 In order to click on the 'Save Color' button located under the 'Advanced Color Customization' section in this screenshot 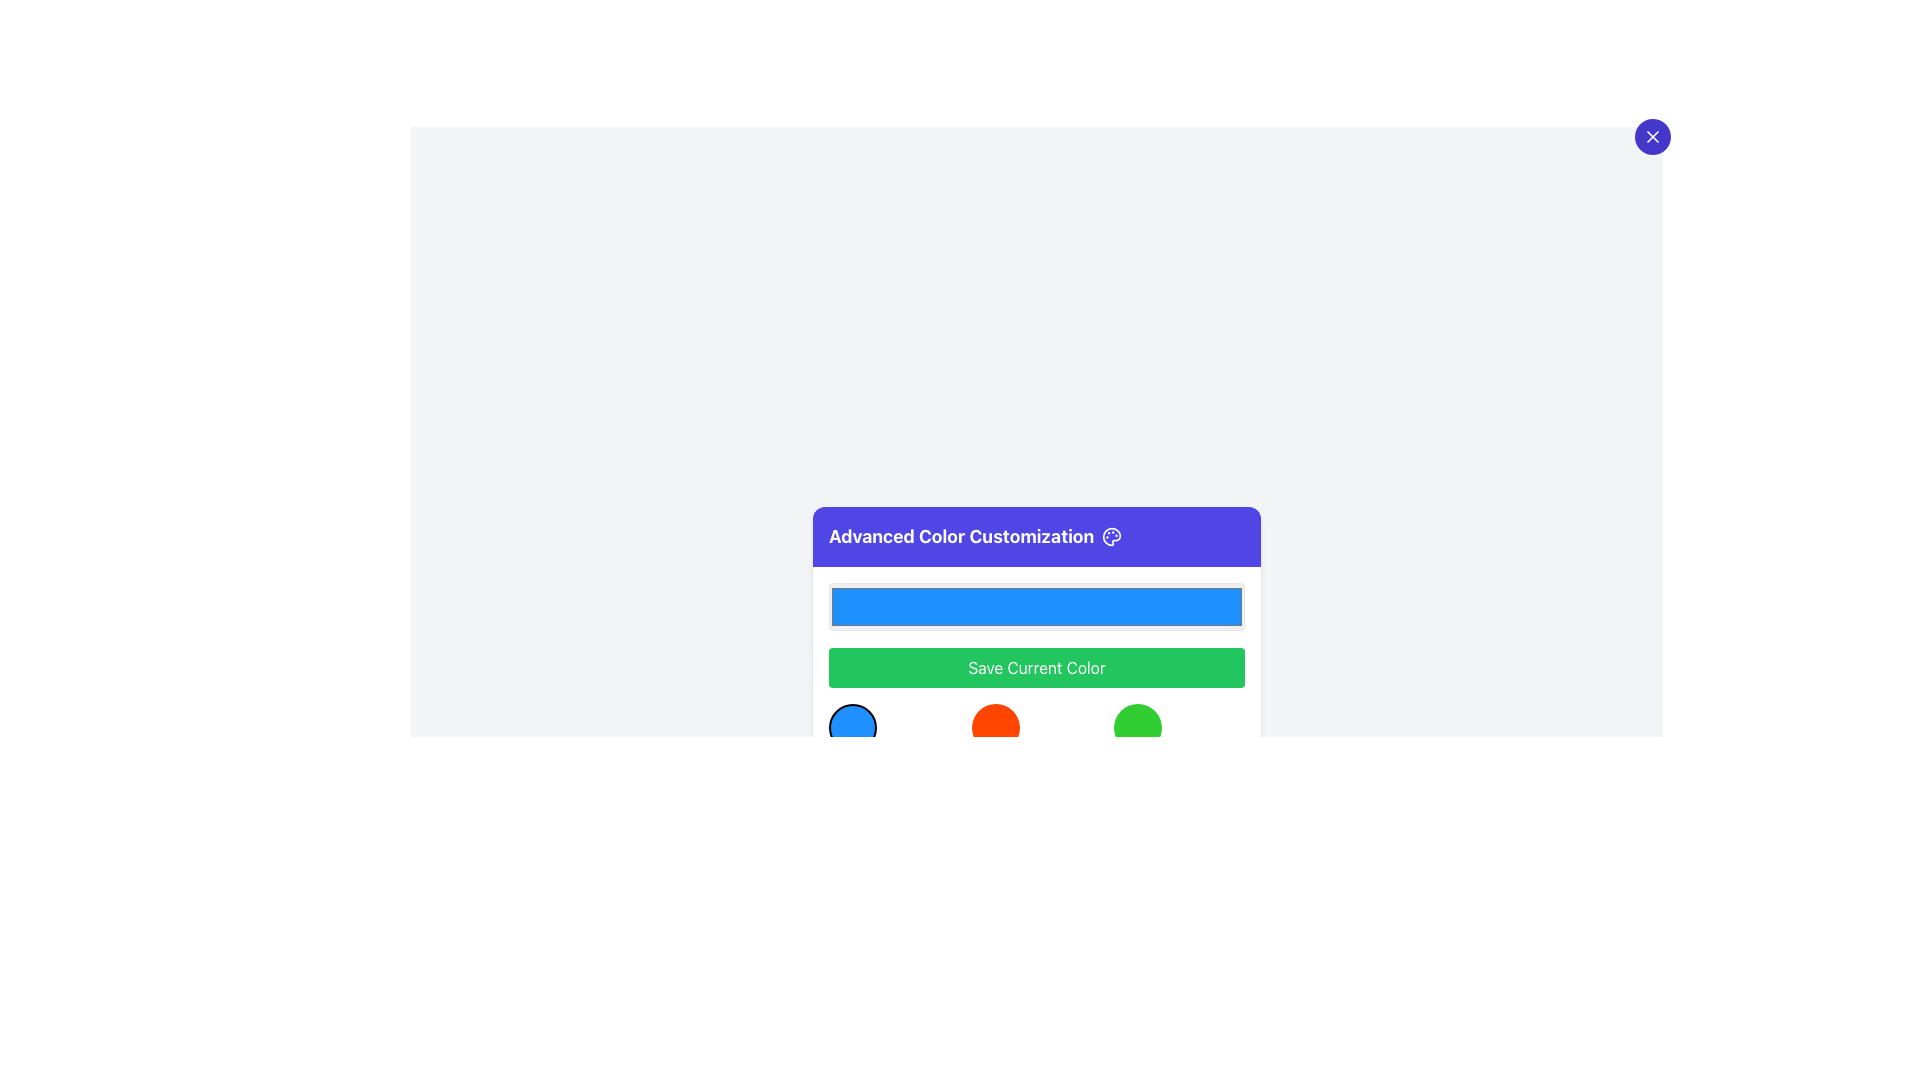, I will do `click(1036, 667)`.